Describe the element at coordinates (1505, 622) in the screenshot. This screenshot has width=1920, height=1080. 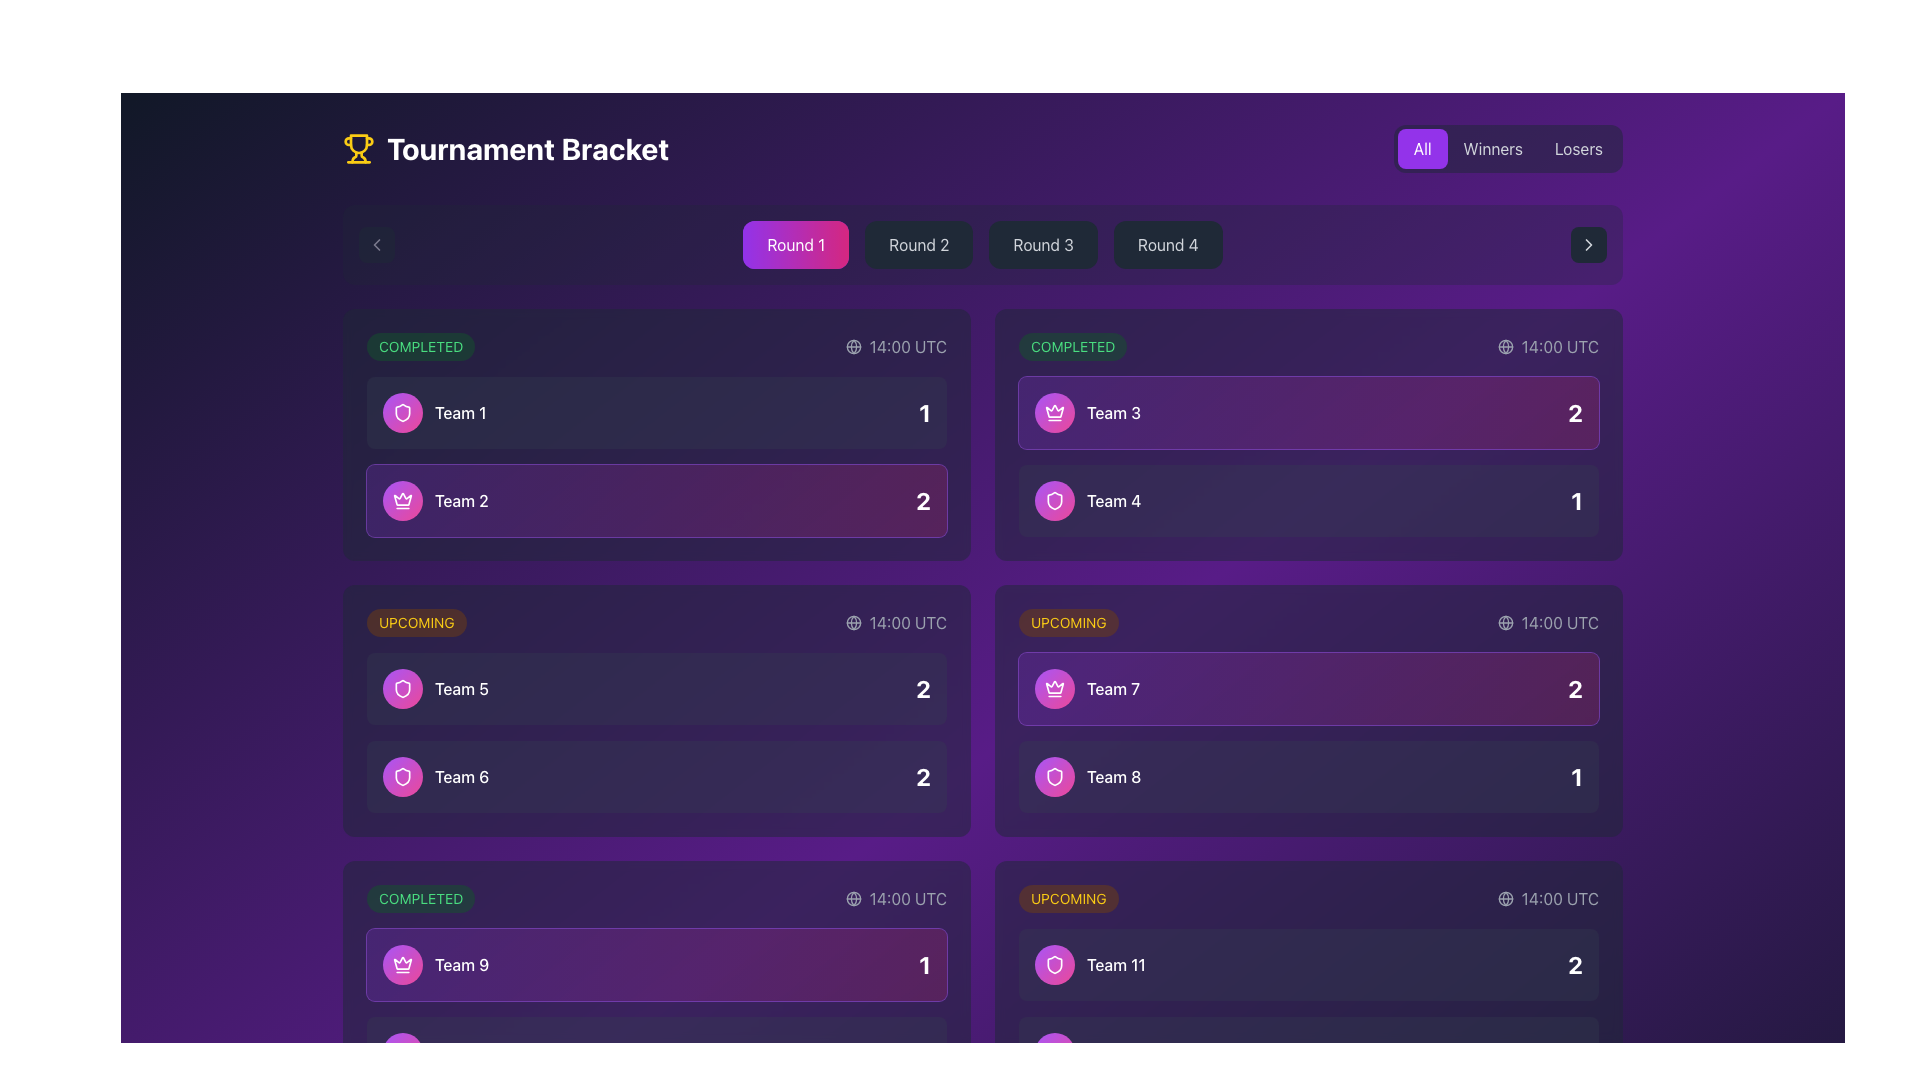
I see `the globe icon that visually pairs with the time labels in the match schedule cards, located in the cell headers` at that location.